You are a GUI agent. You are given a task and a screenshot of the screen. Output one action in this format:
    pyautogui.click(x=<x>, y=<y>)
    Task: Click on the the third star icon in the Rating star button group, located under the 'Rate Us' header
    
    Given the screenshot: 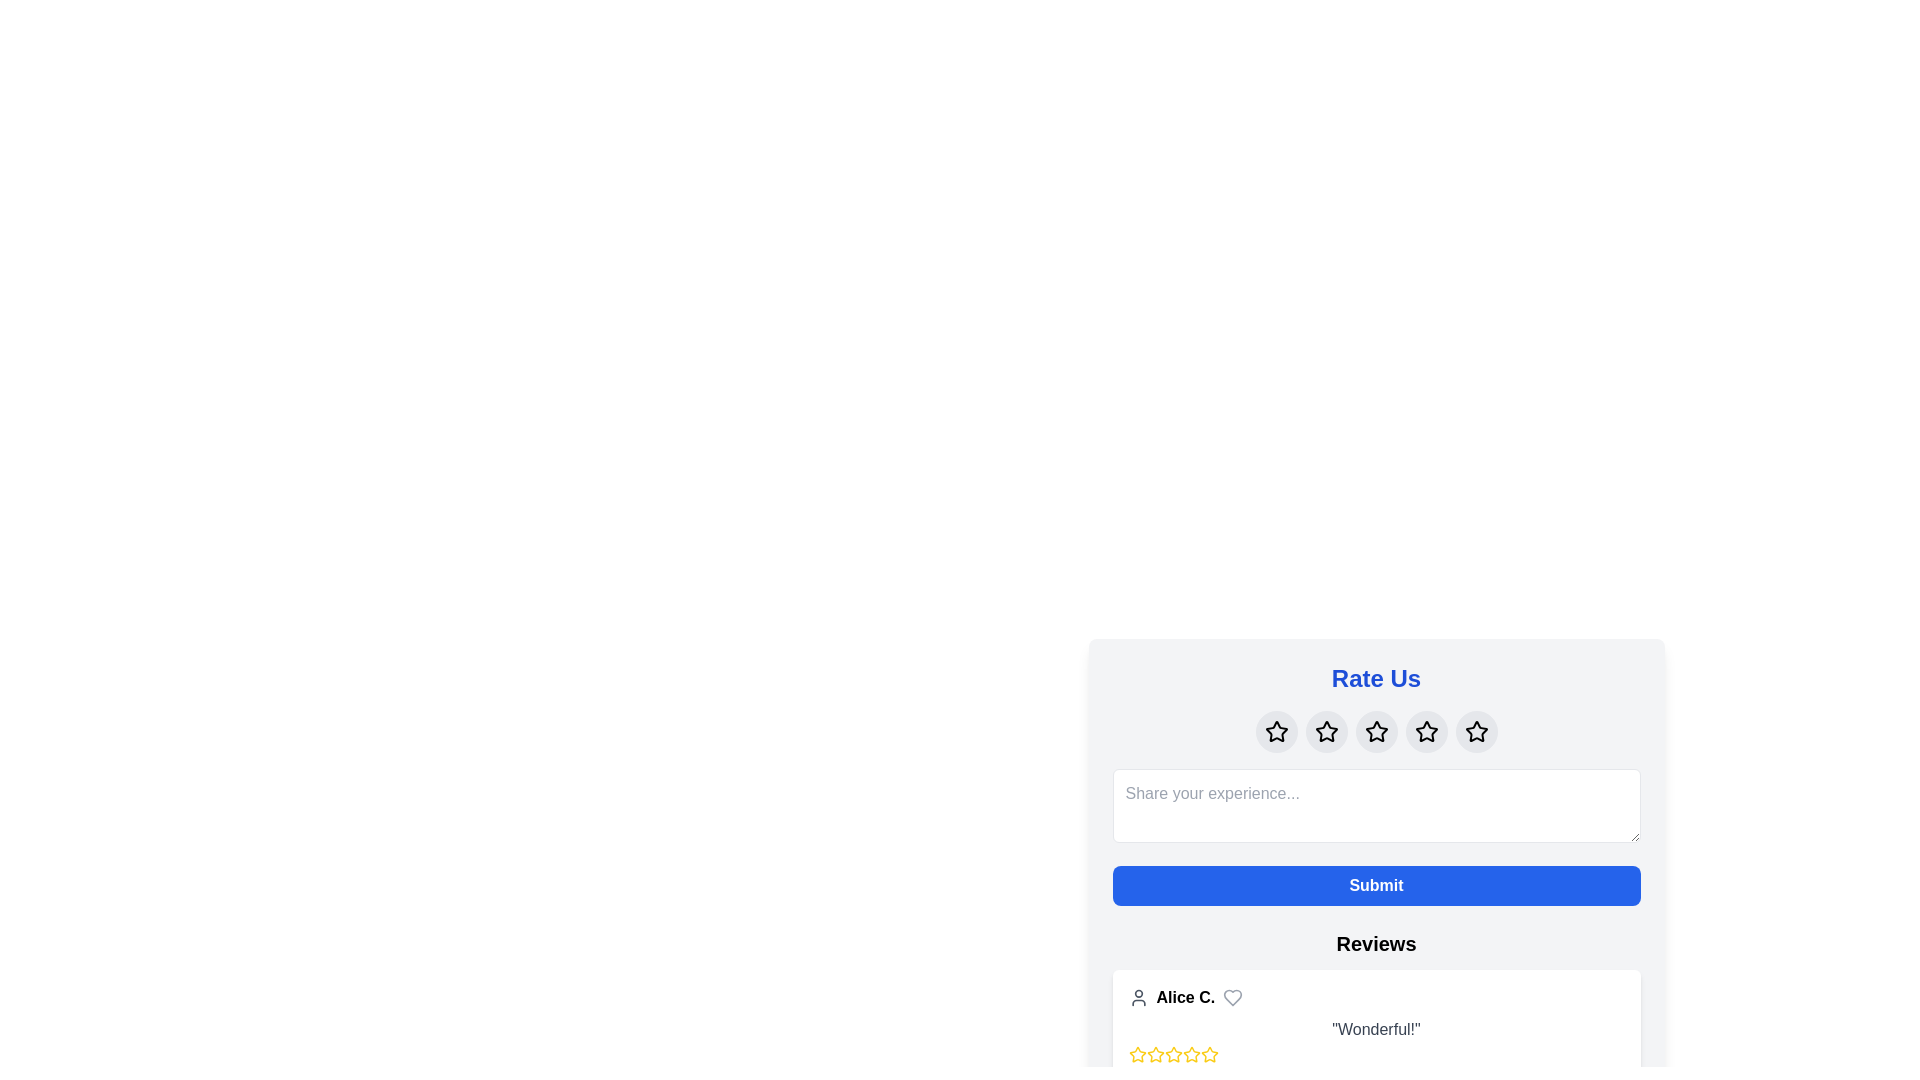 What is the action you would take?
    pyautogui.click(x=1375, y=732)
    